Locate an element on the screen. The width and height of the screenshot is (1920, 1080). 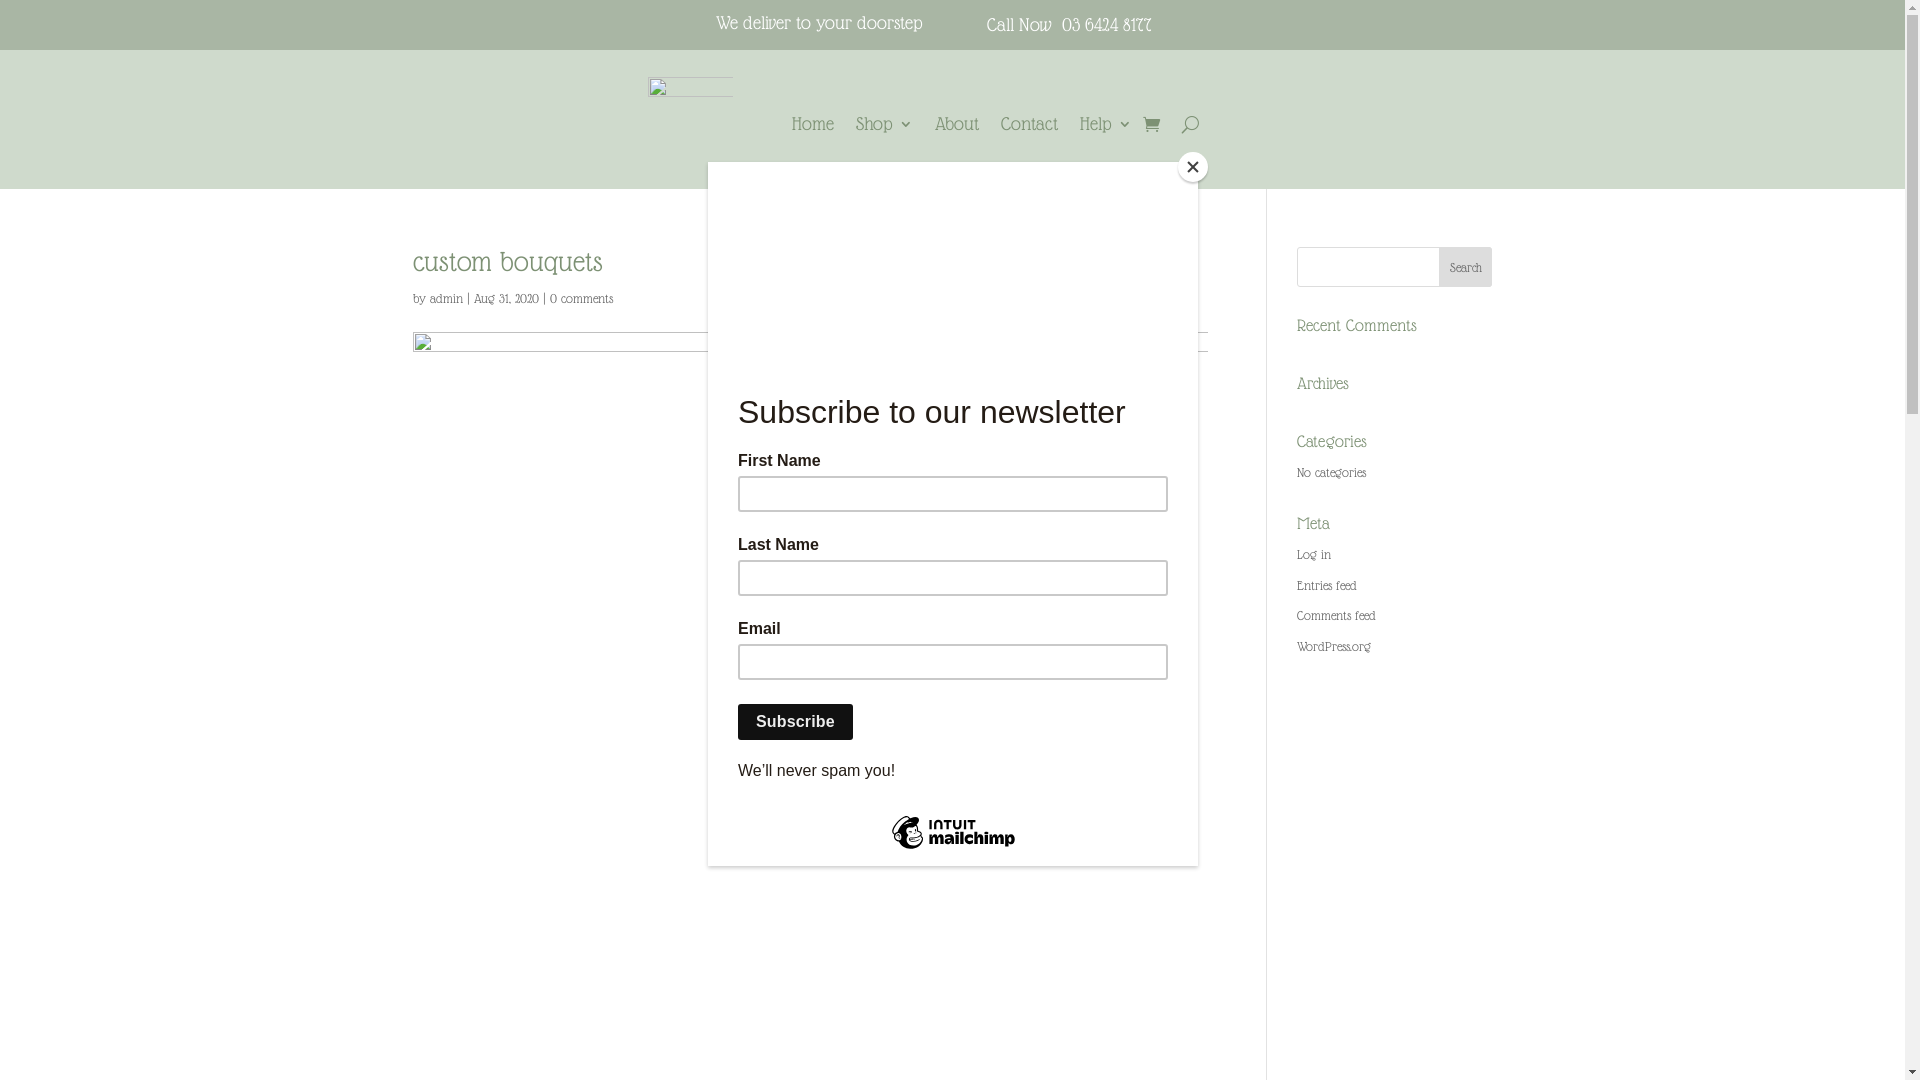
'Search' is located at coordinates (1465, 265).